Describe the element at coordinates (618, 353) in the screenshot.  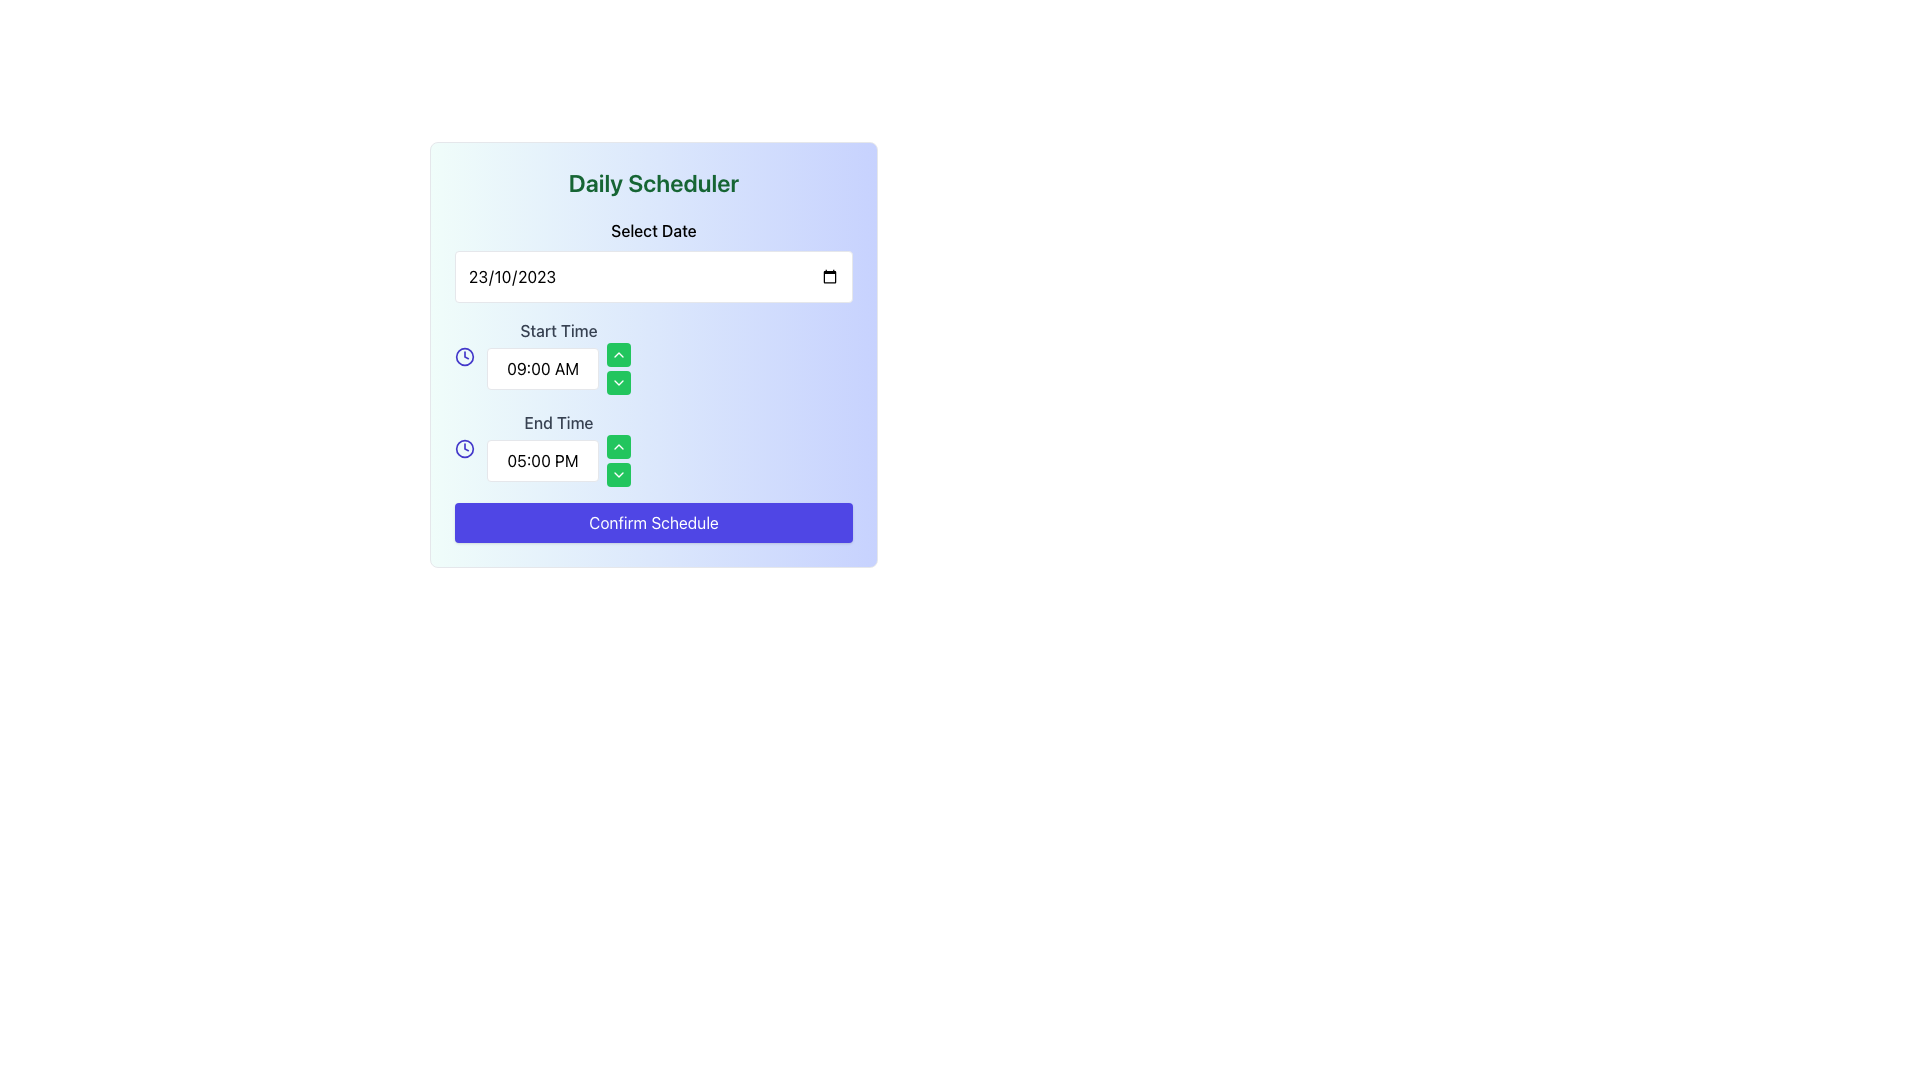
I see `the small green button with a white upward arrow icon, positioned above the downward arrow button in the 'Start Time' field` at that location.